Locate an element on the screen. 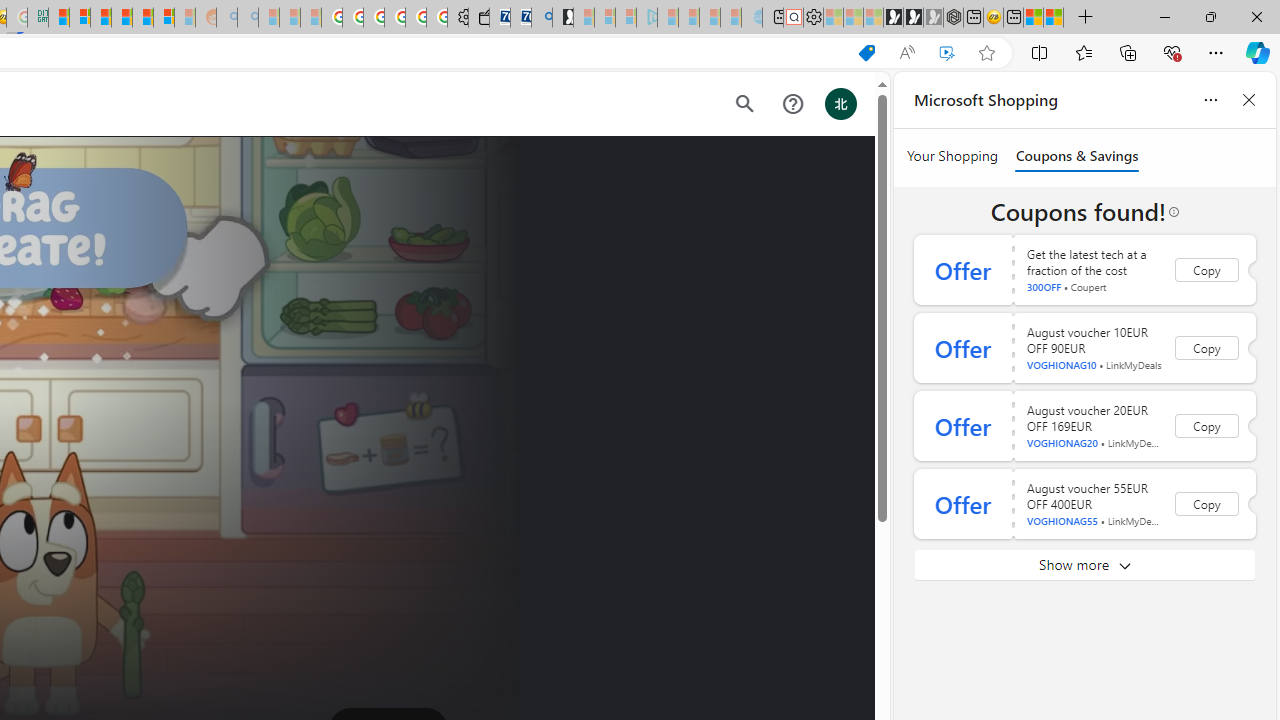 The height and width of the screenshot is (720, 1280). 'Enhance video' is located at coordinates (945, 52).